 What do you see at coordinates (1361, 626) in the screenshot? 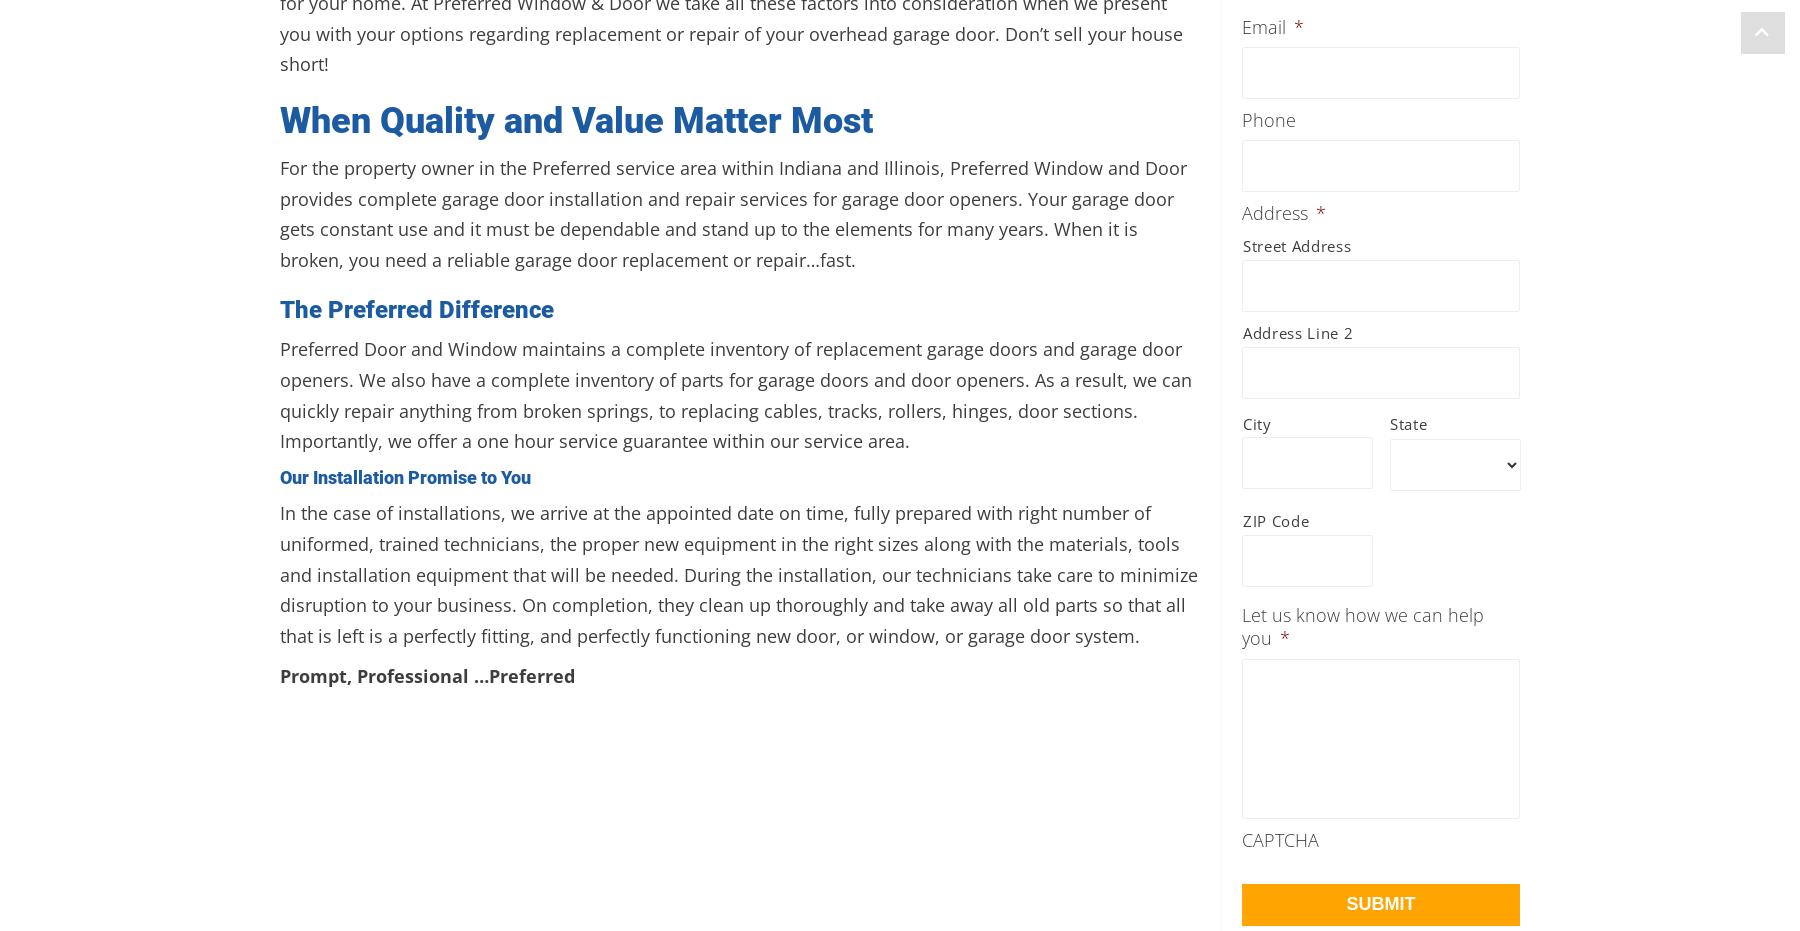
I see `'Let us know how we can help you'` at bounding box center [1361, 626].